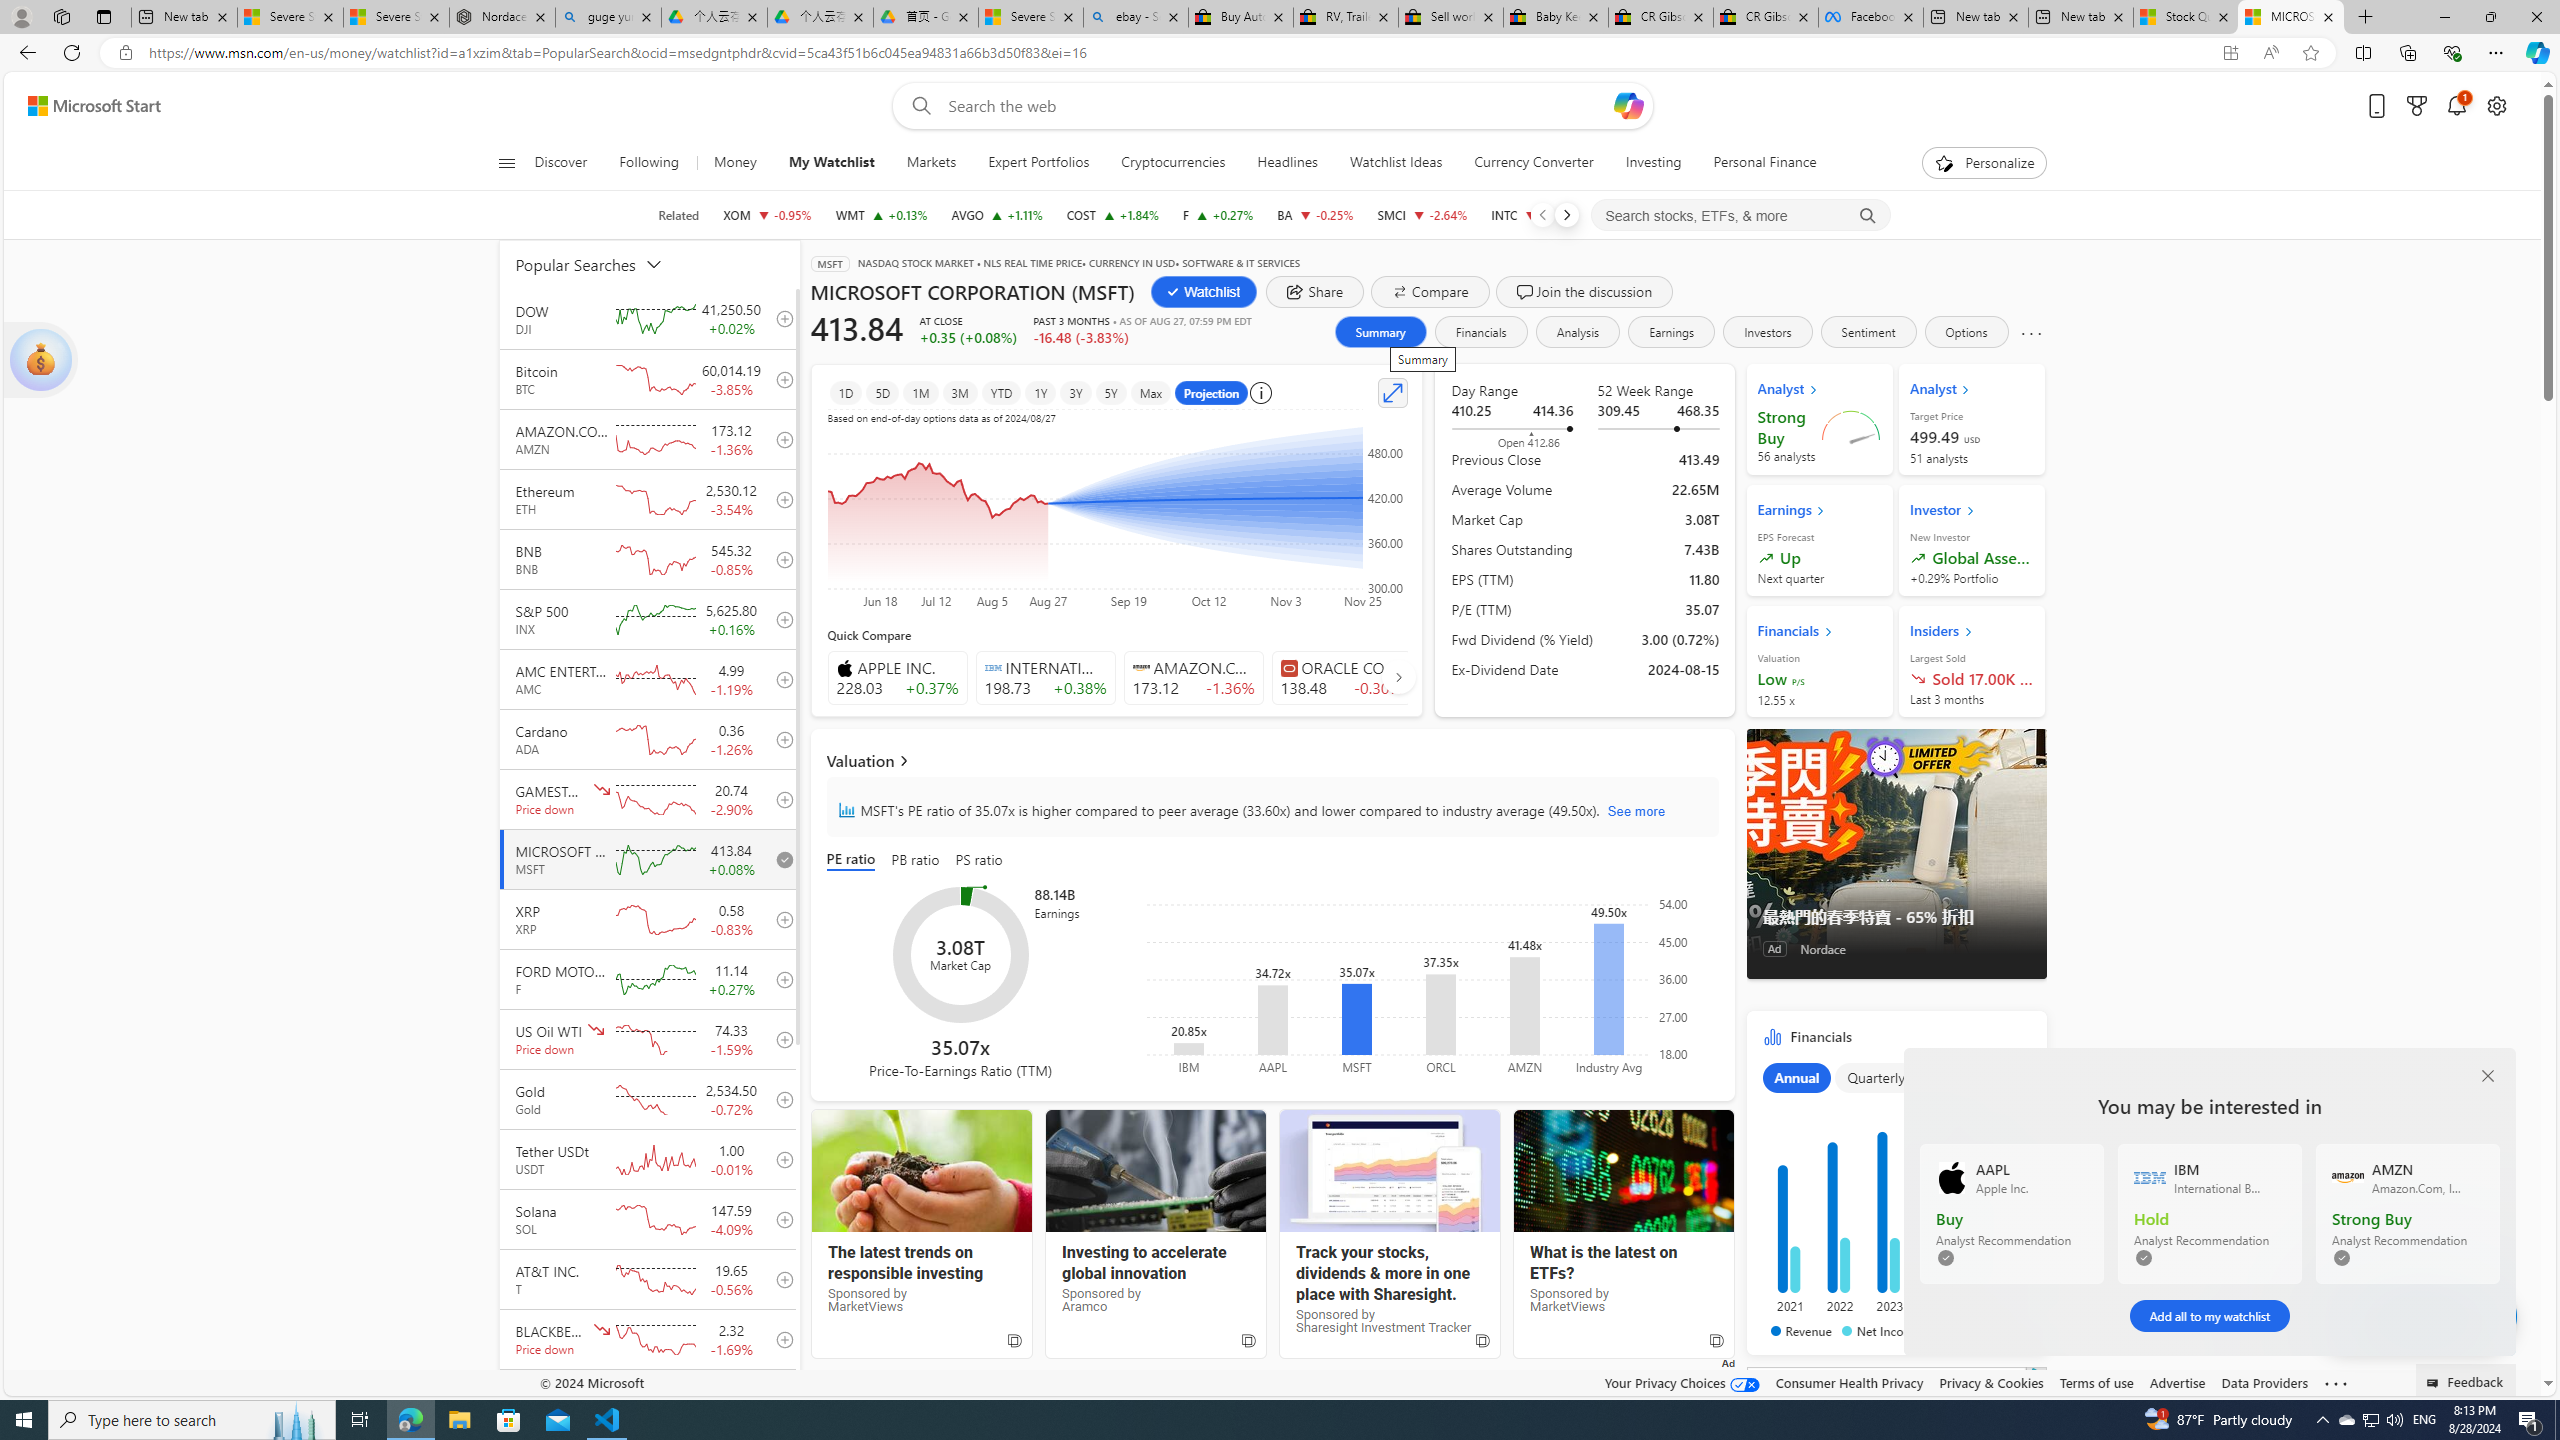 This screenshot has width=2560, height=1440. I want to click on 'Watchlist Ideas', so click(1395, 162).